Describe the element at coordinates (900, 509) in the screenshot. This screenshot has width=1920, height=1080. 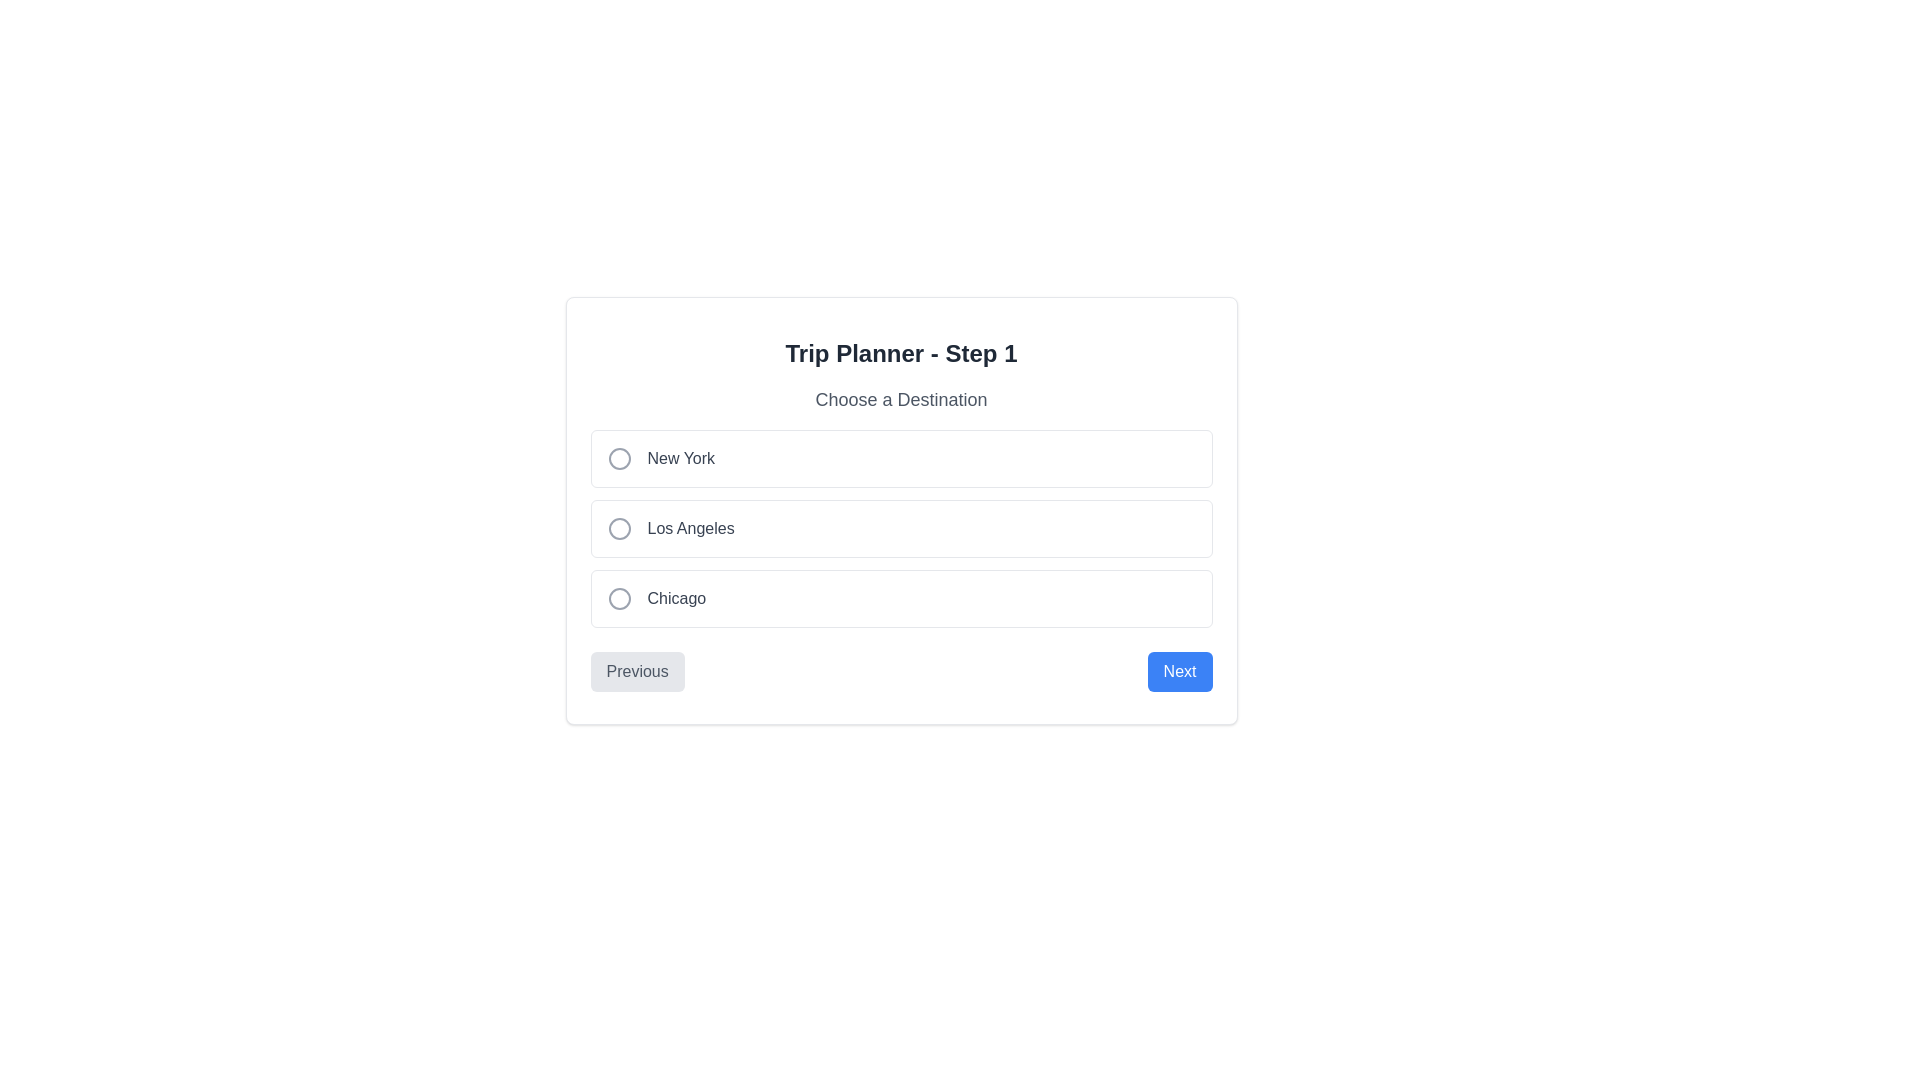
I see `the radio button option labeled 'Los Angeles'` at that location.